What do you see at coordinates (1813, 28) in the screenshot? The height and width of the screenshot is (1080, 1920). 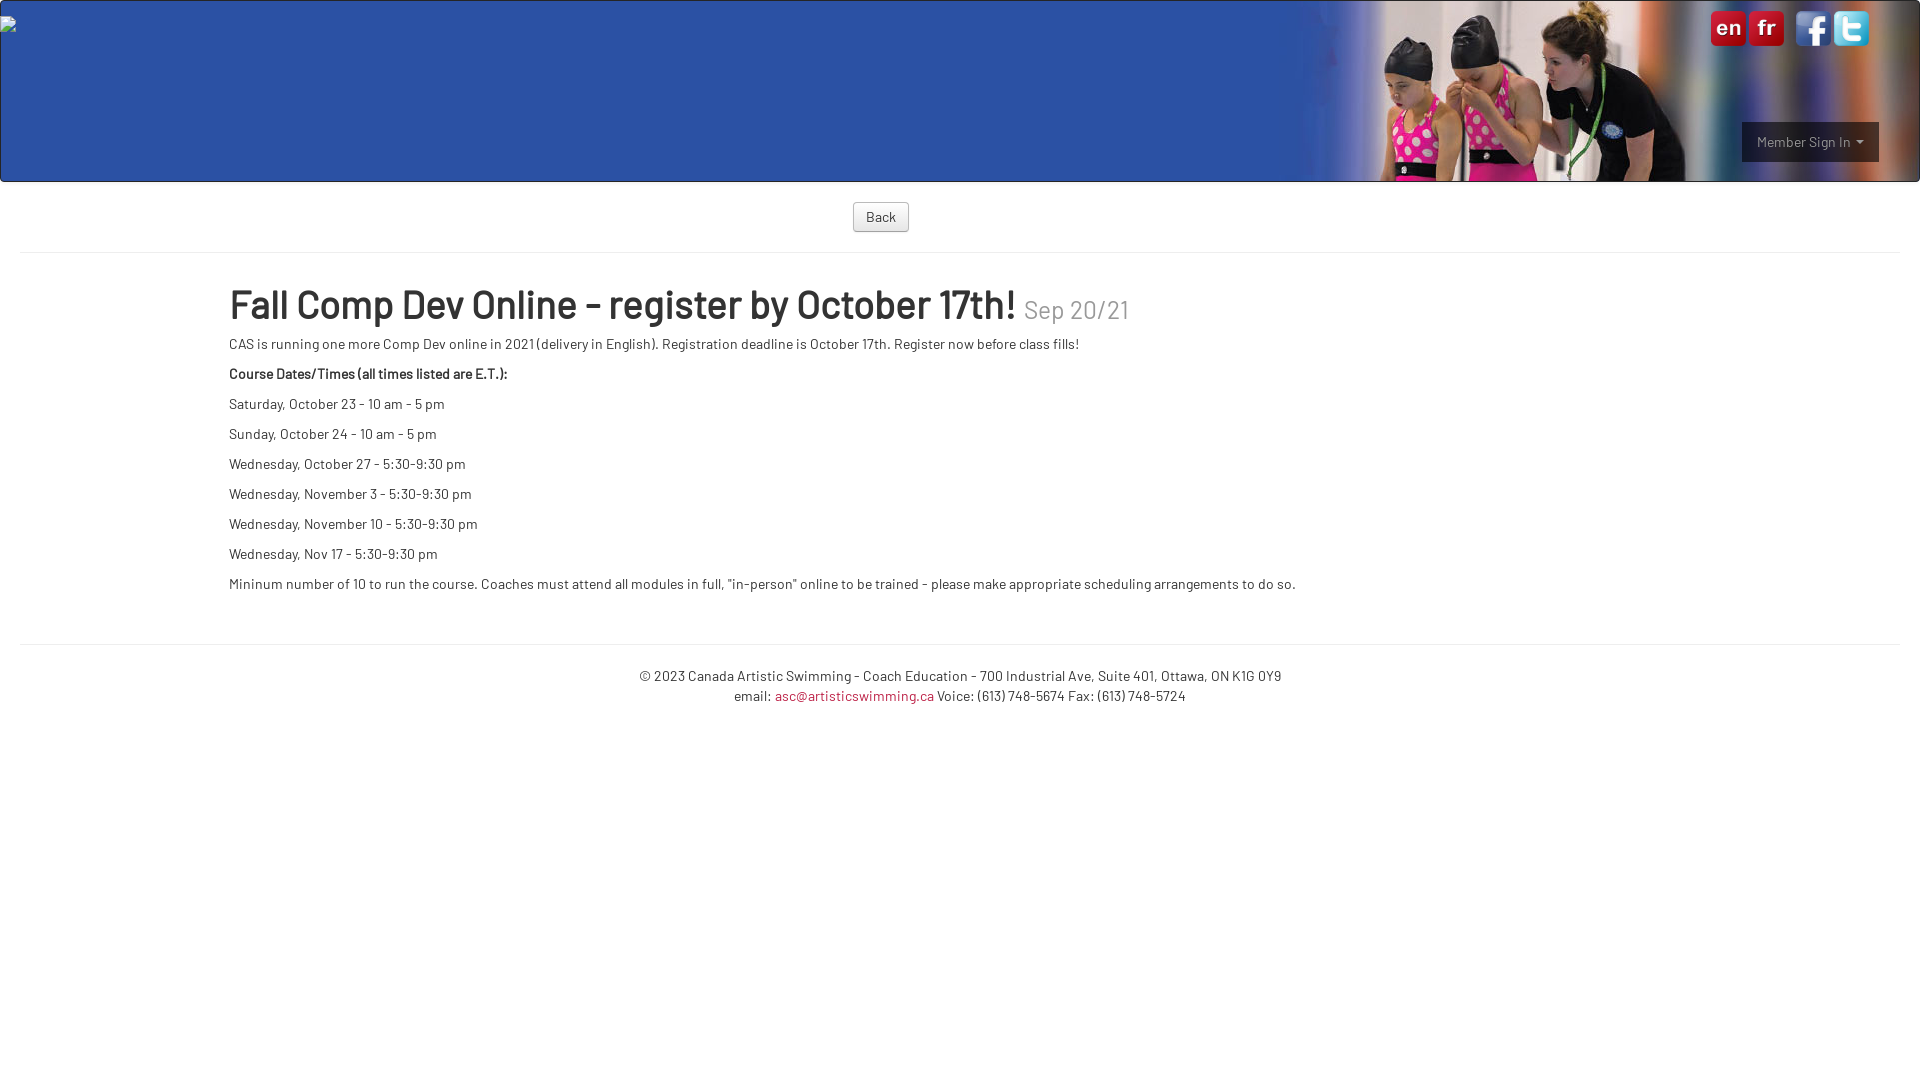 I see `'Canada Artistic Swimming on Facebook'` at bounding box center [1813, 28].